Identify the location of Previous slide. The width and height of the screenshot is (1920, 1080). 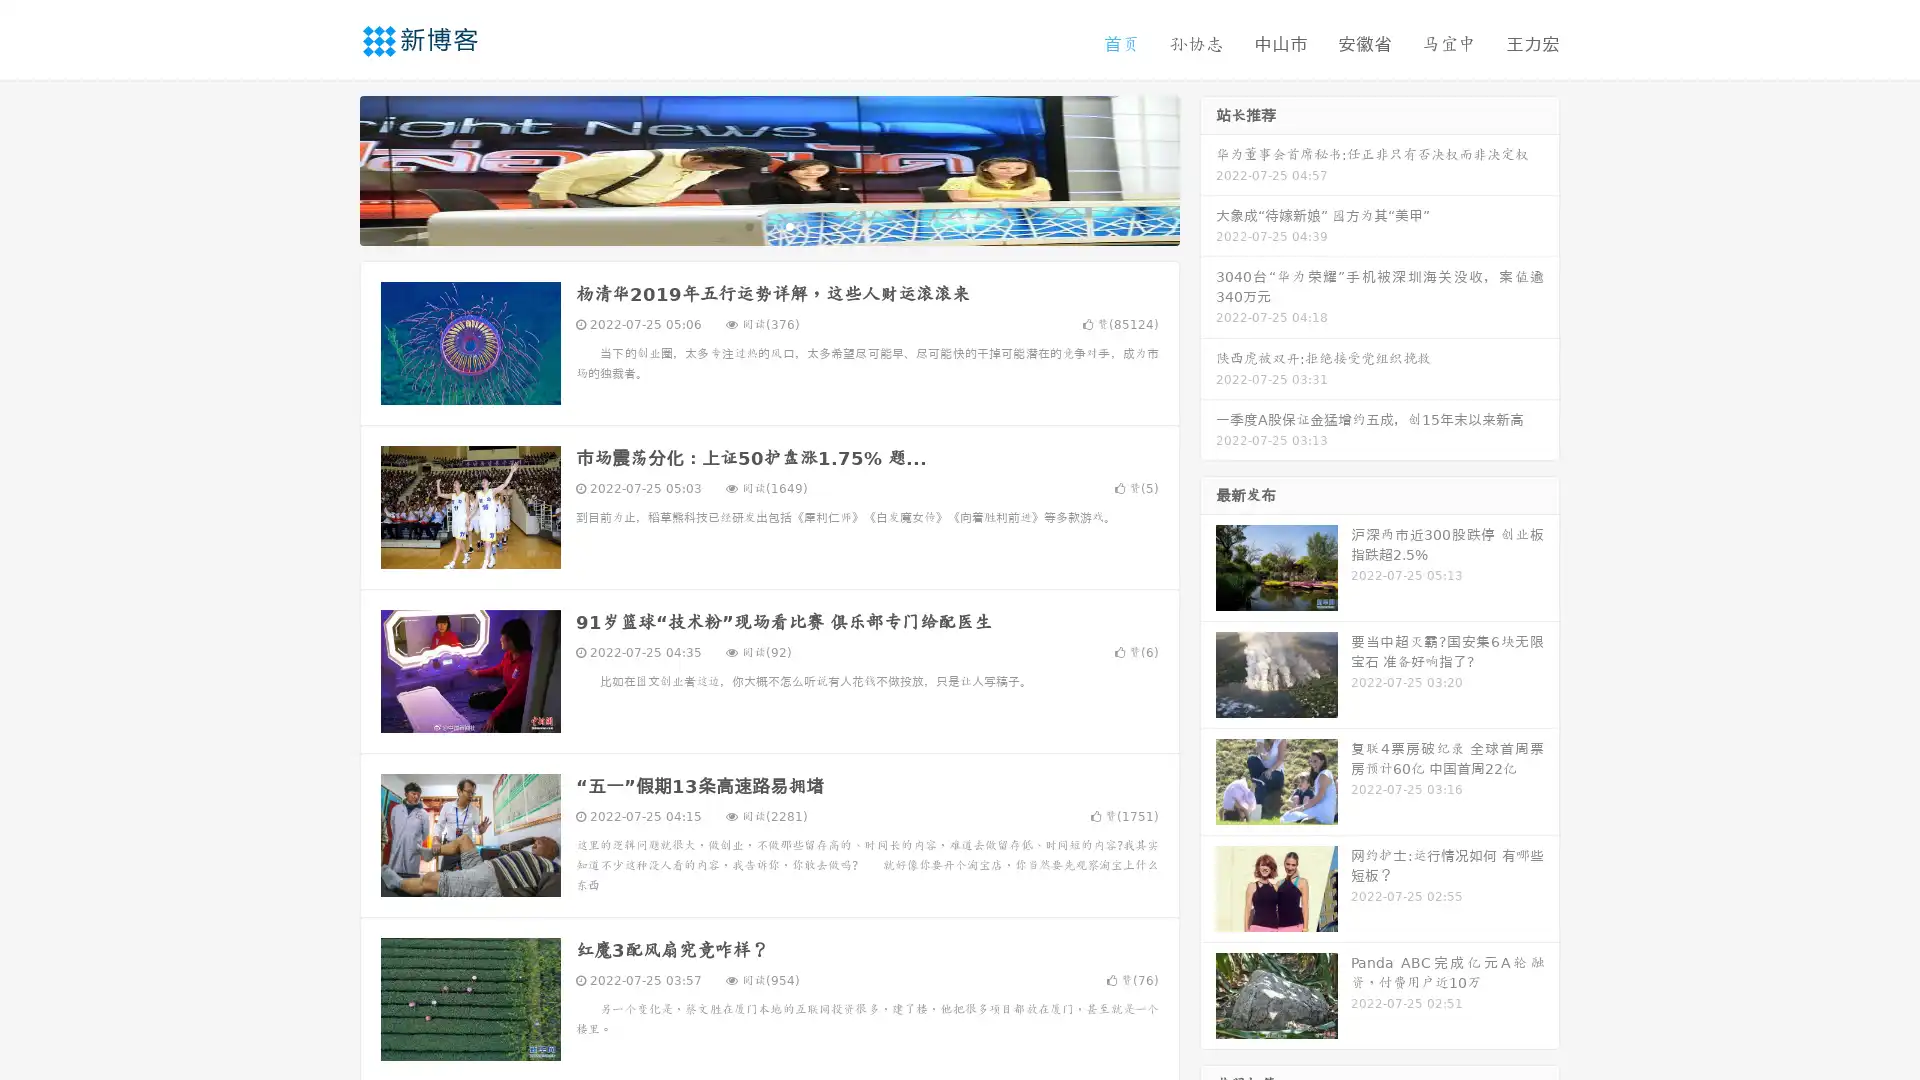
(330, 168).